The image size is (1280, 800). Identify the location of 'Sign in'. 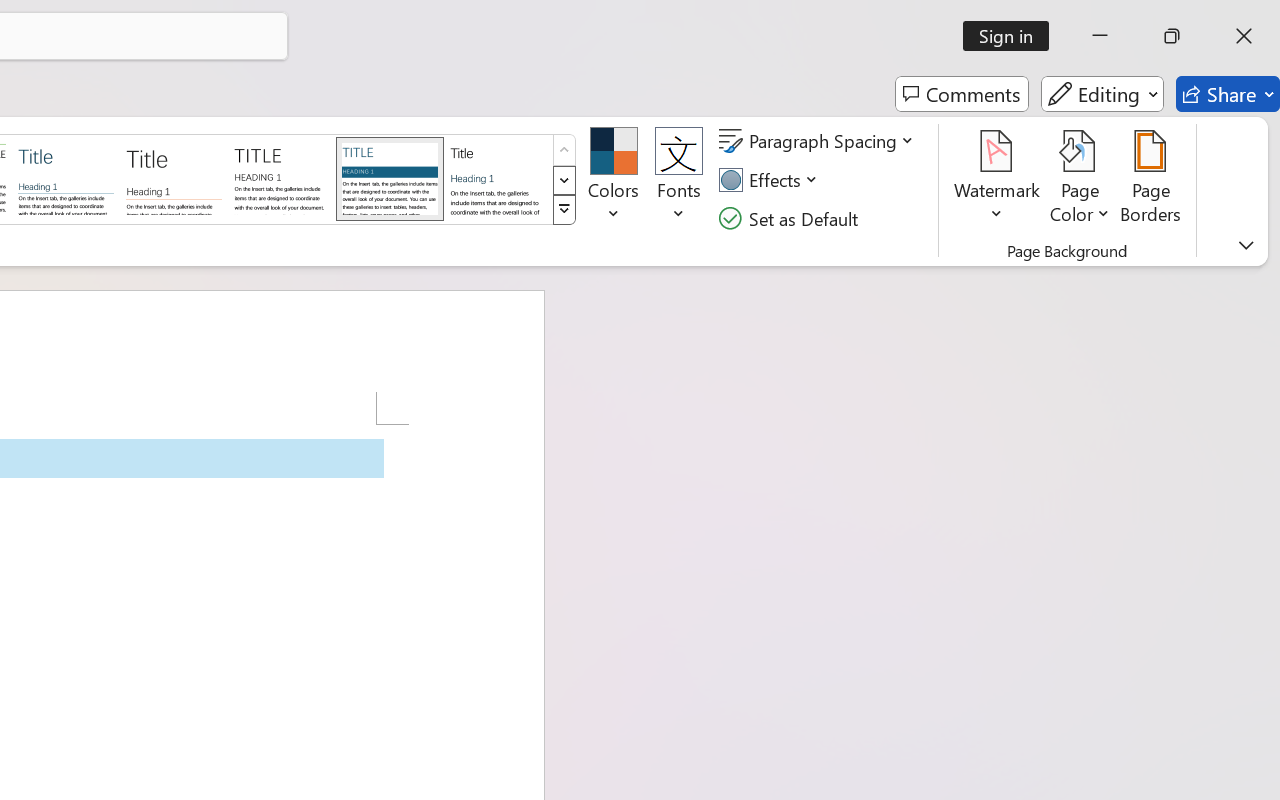
(1013, 35).